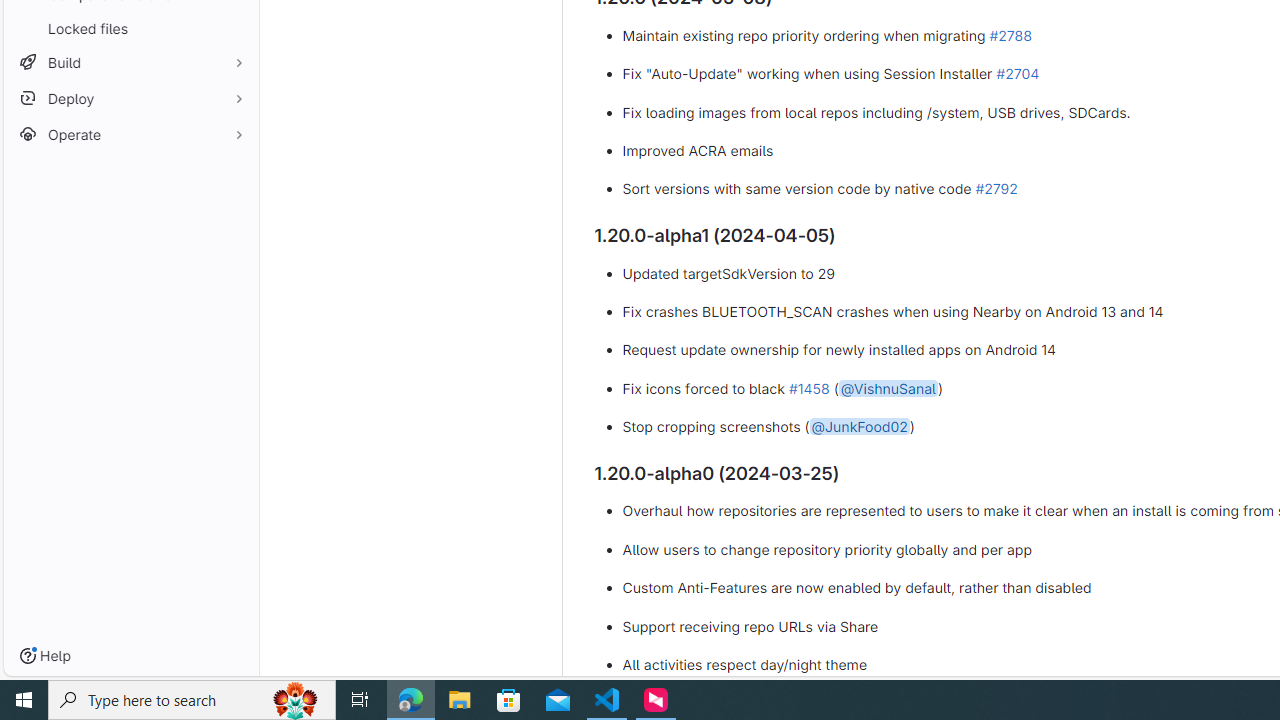 This screenshot has height=720, width=1280. Describe the element at coordinates (606, 698) in the screenshot. I see `'Visual Studio Code - 1 running window'` at that location.